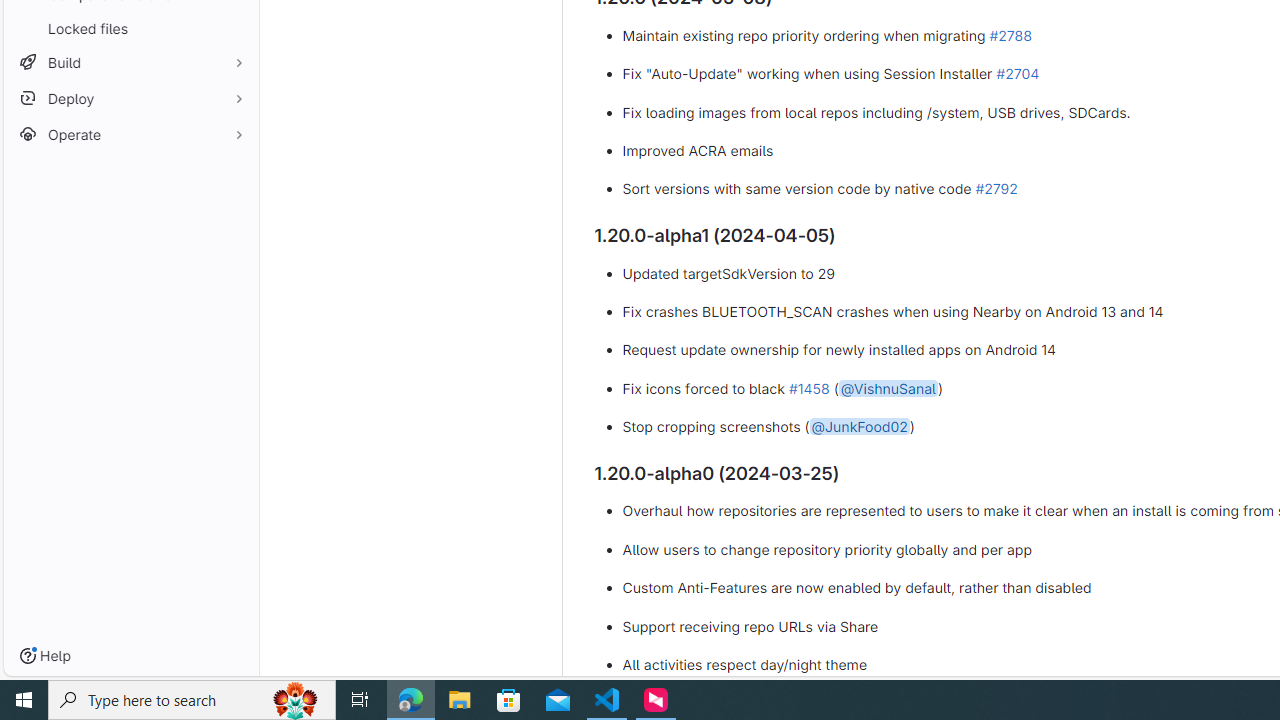 This screenshot has height=720, width=1280. Describe the element at coordinates (606, 698) in the screenshot. I see `'Visual Studio Code - 1 running window'` at that location.